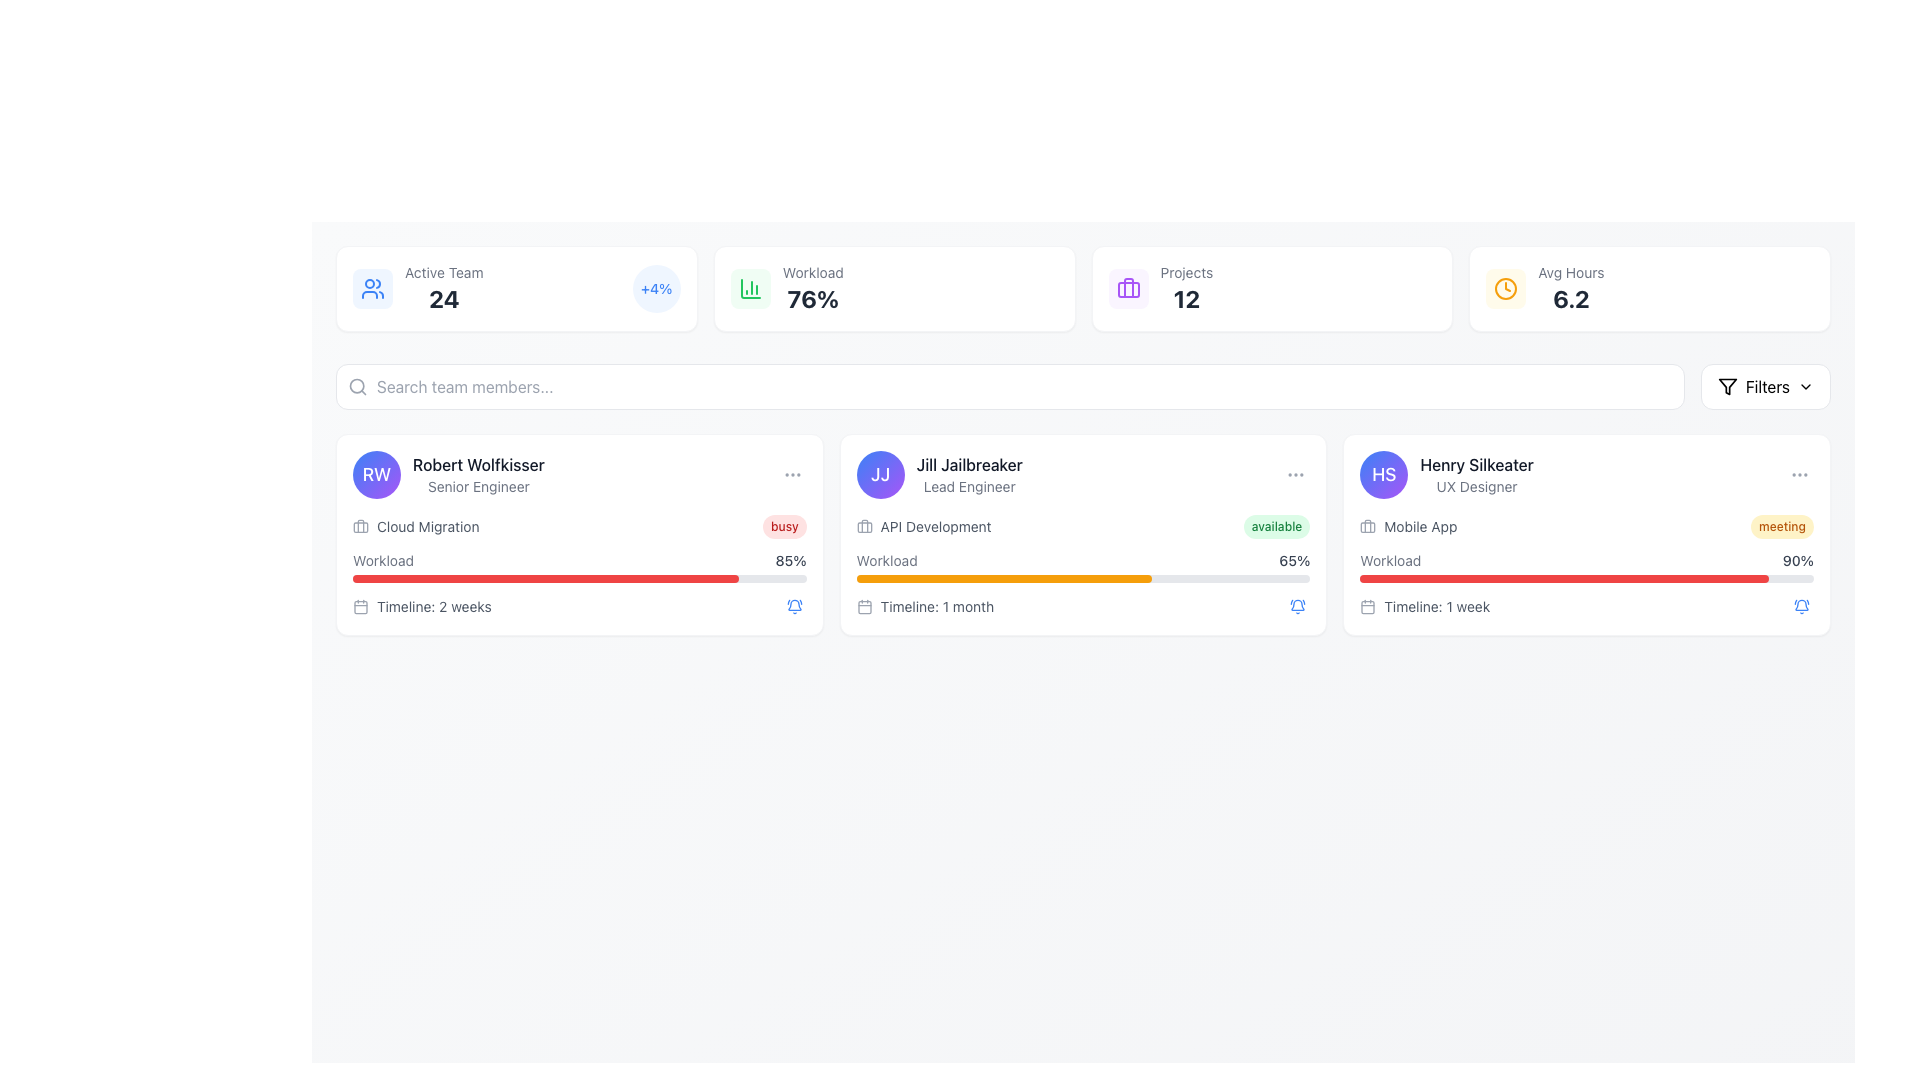 This screenshot has width=1920, height=1080. I want to click on textual information displaying the name and designation of Jill Jailbreaker, which is positioned within the second card from the left in a horizontally arranged row of cards, so click(969, 474).